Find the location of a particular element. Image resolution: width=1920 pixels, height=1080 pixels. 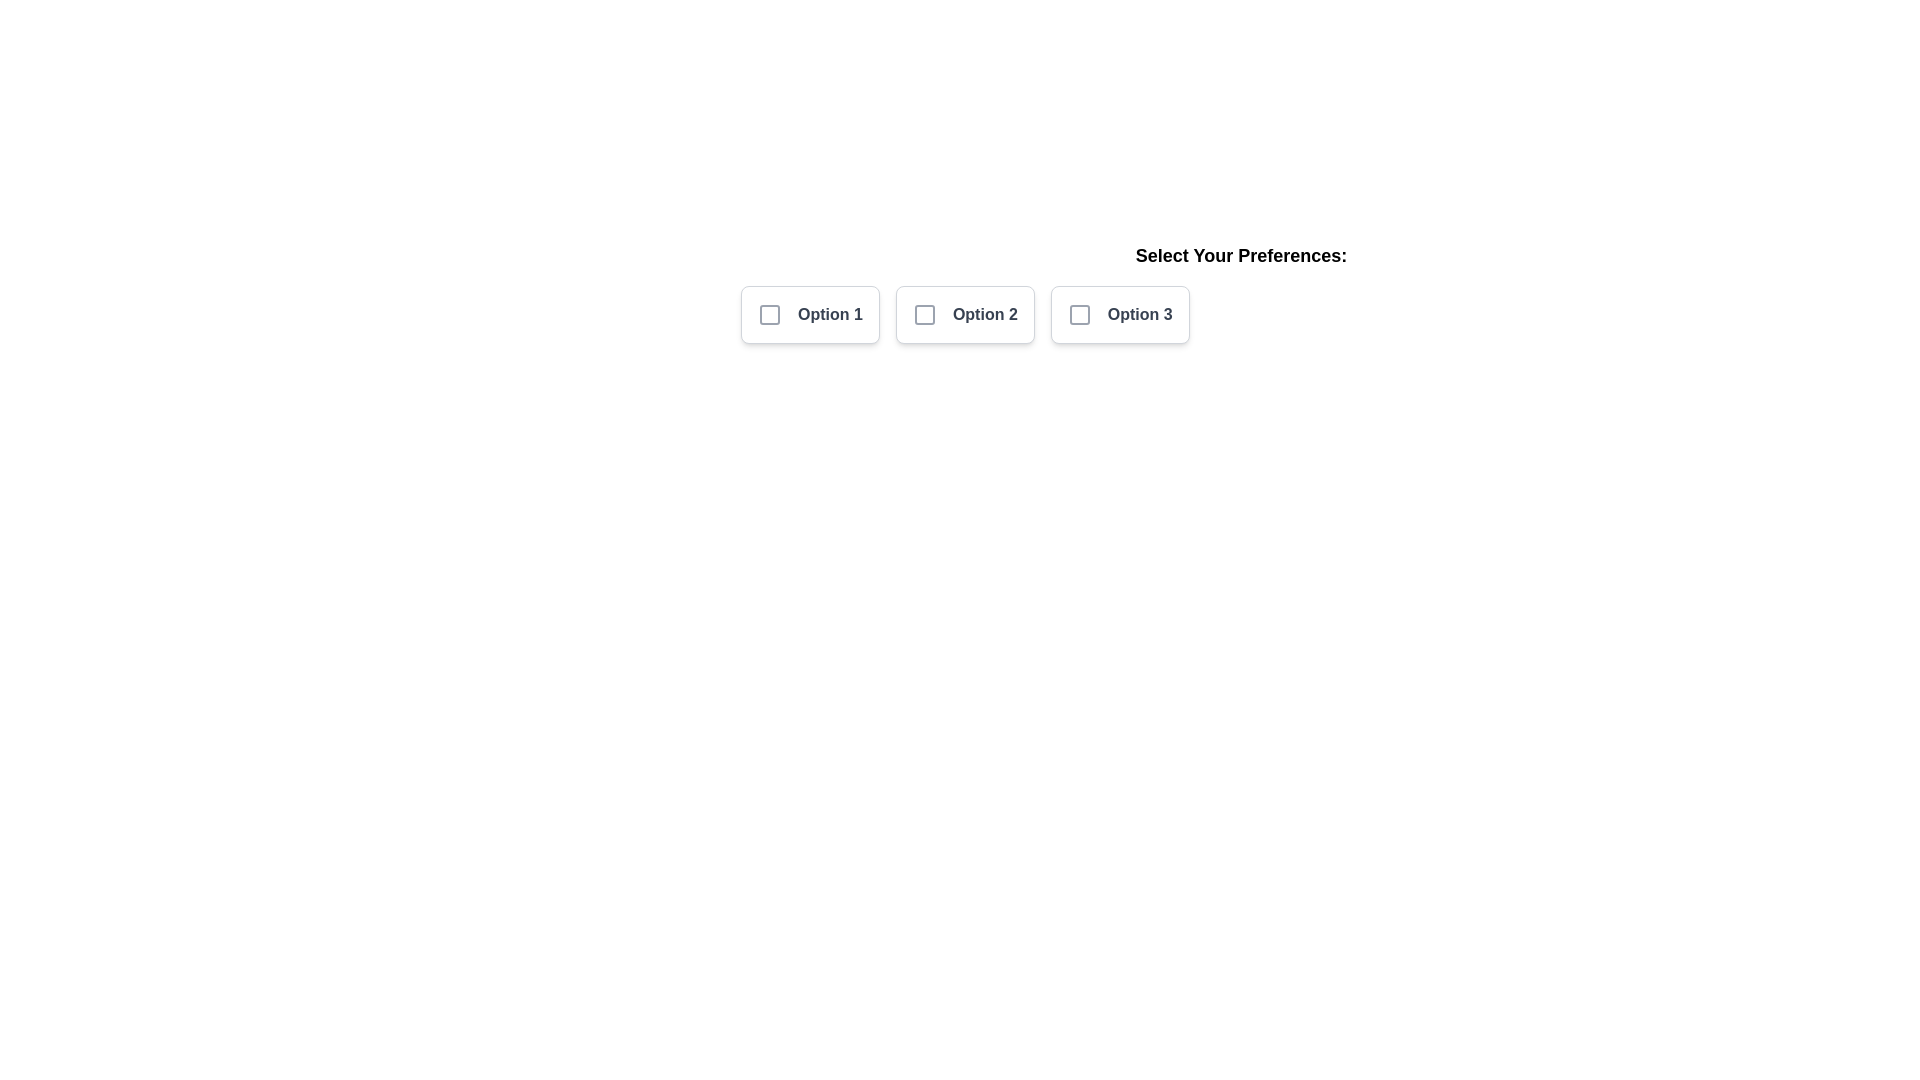

the inactive decorative icon inside the first checkbox labeled 'Option 1' in the selection interface is located at coordinates (768, 315).